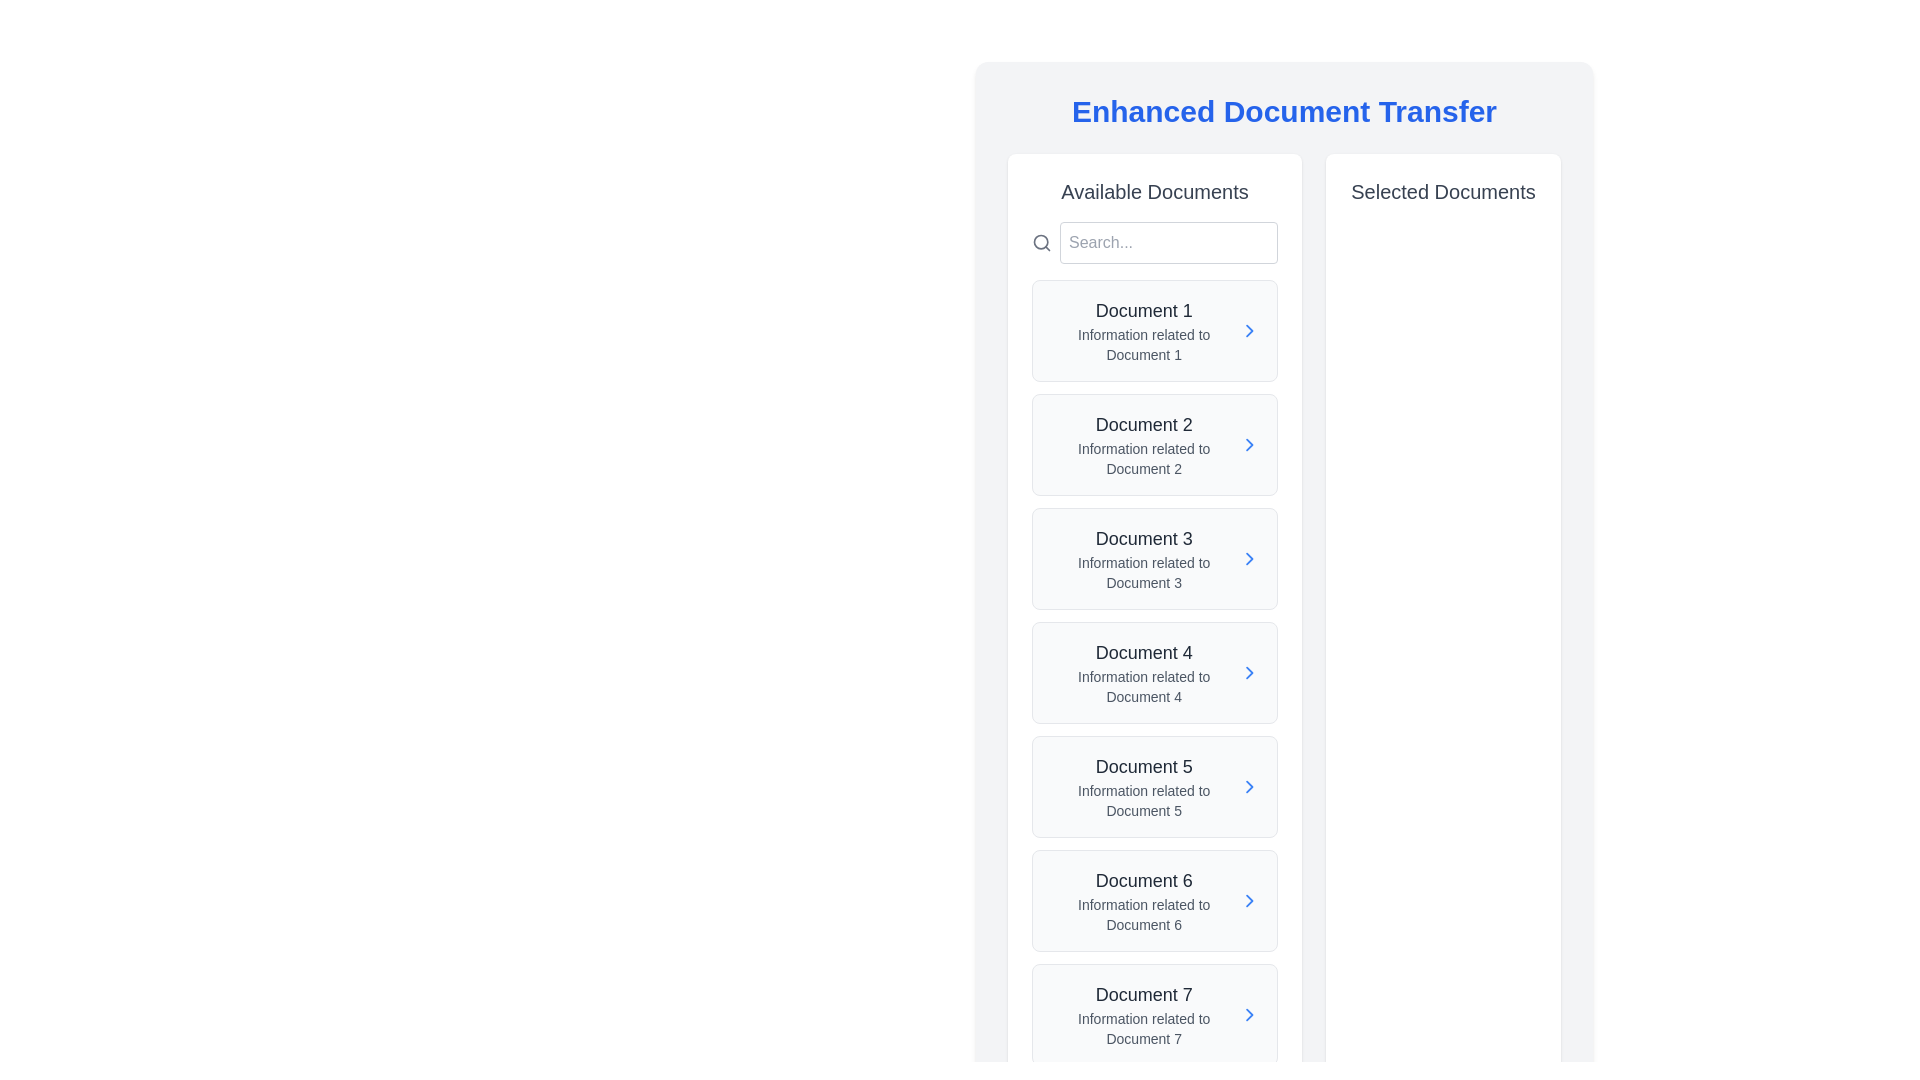  Describe the element at coordinates (1143, 901) in the screenshot. I see `on the text block representing 'Document 6' in the 'Available Documents' list` at that location.